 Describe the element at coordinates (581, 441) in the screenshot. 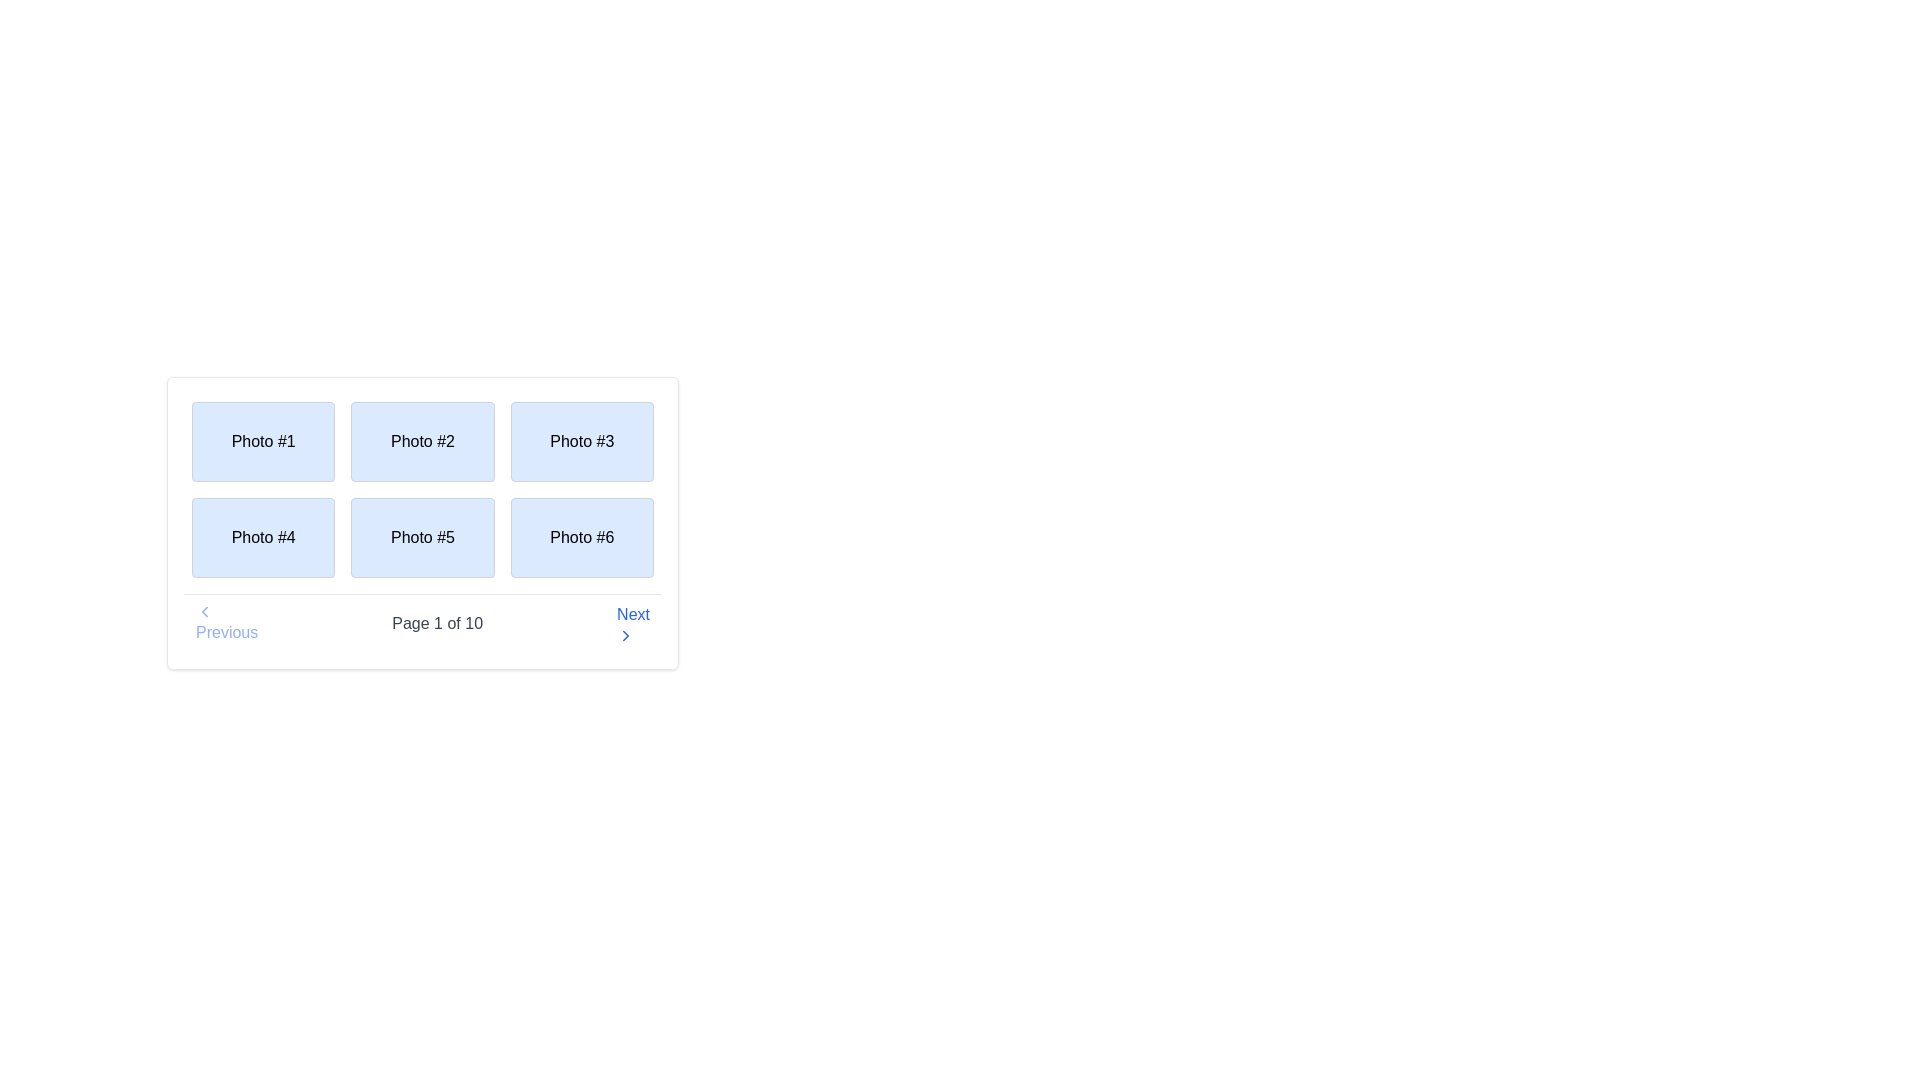

I see `the button labeled 'Photo #3', which is a rectangular button with a light blue background and centered black text, located in the first row, third column of a grid layout` at that location.